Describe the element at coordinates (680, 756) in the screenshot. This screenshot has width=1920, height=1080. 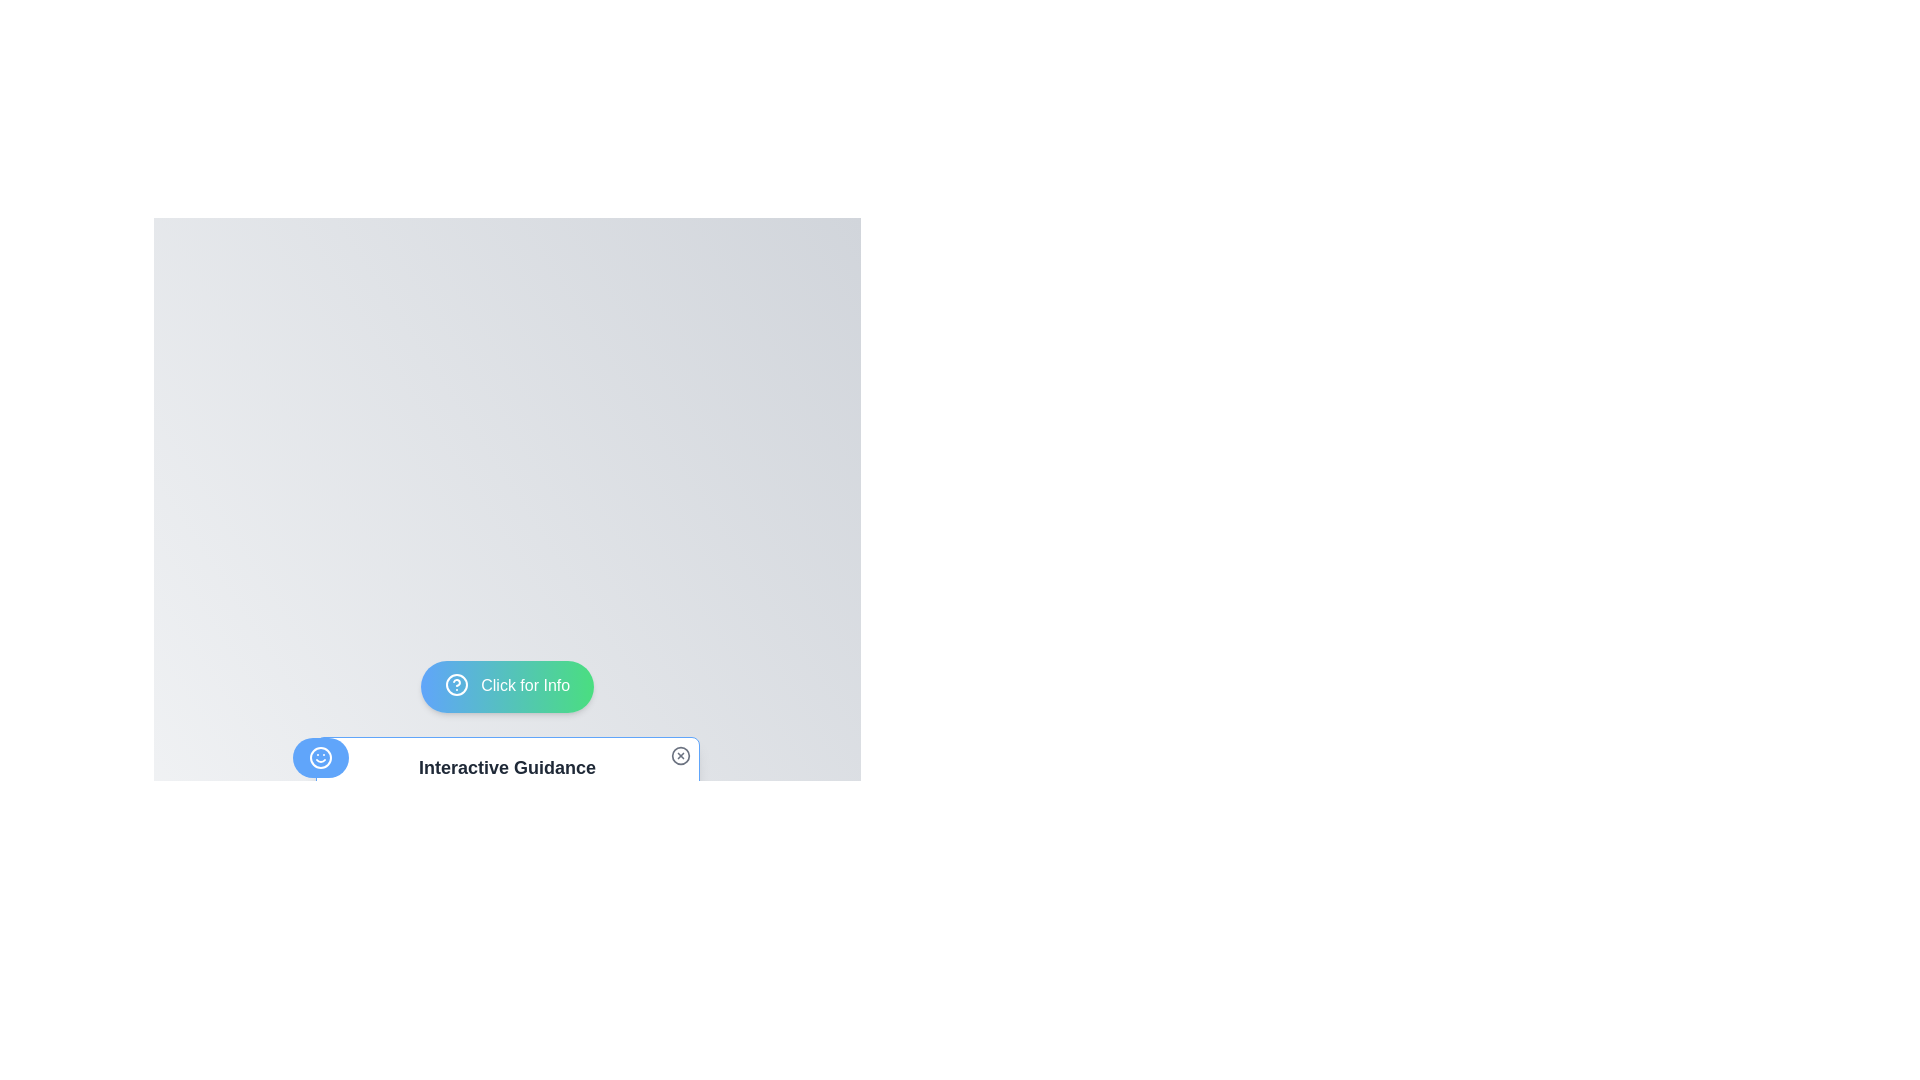
I see `the small circular icon with a cross inside it, located at the top-right corner of the 'Interactive Guidance' card` at that location.